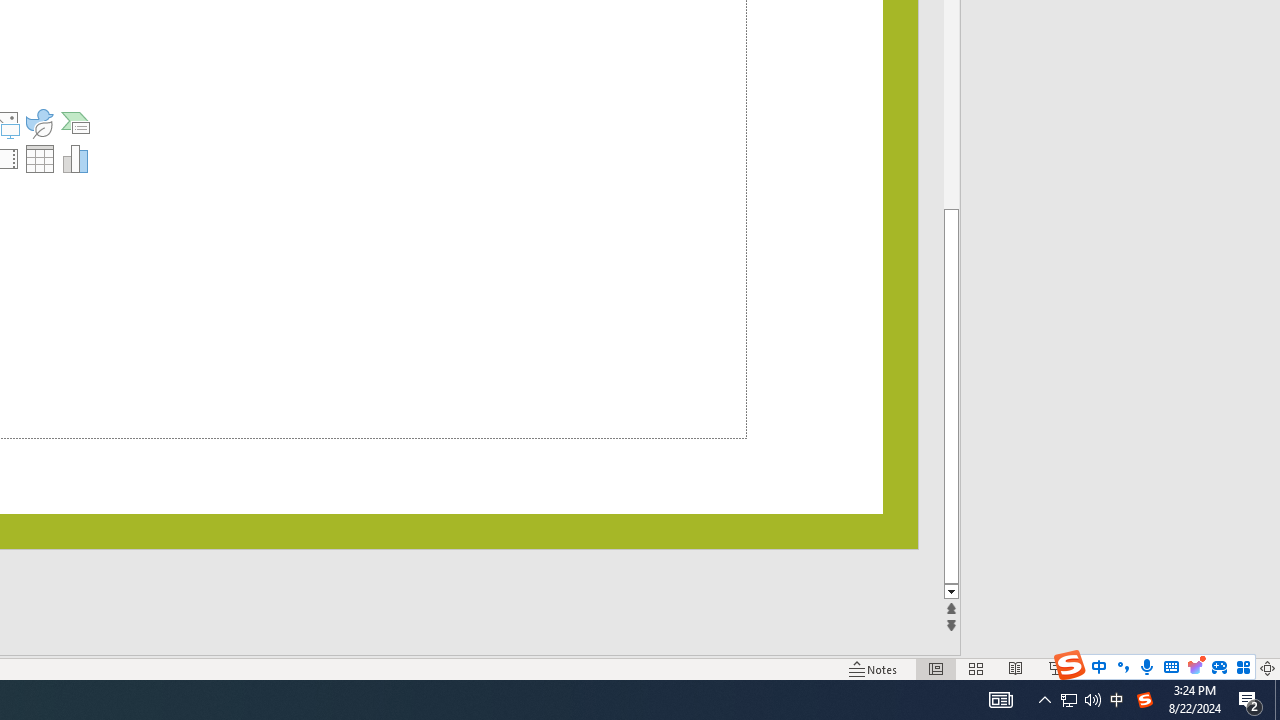 This screenshot has height=720, width=1280. Describe the element at coordinates (1233, 669) in the screenshot. I see `'Zoom 140%'` at that location.